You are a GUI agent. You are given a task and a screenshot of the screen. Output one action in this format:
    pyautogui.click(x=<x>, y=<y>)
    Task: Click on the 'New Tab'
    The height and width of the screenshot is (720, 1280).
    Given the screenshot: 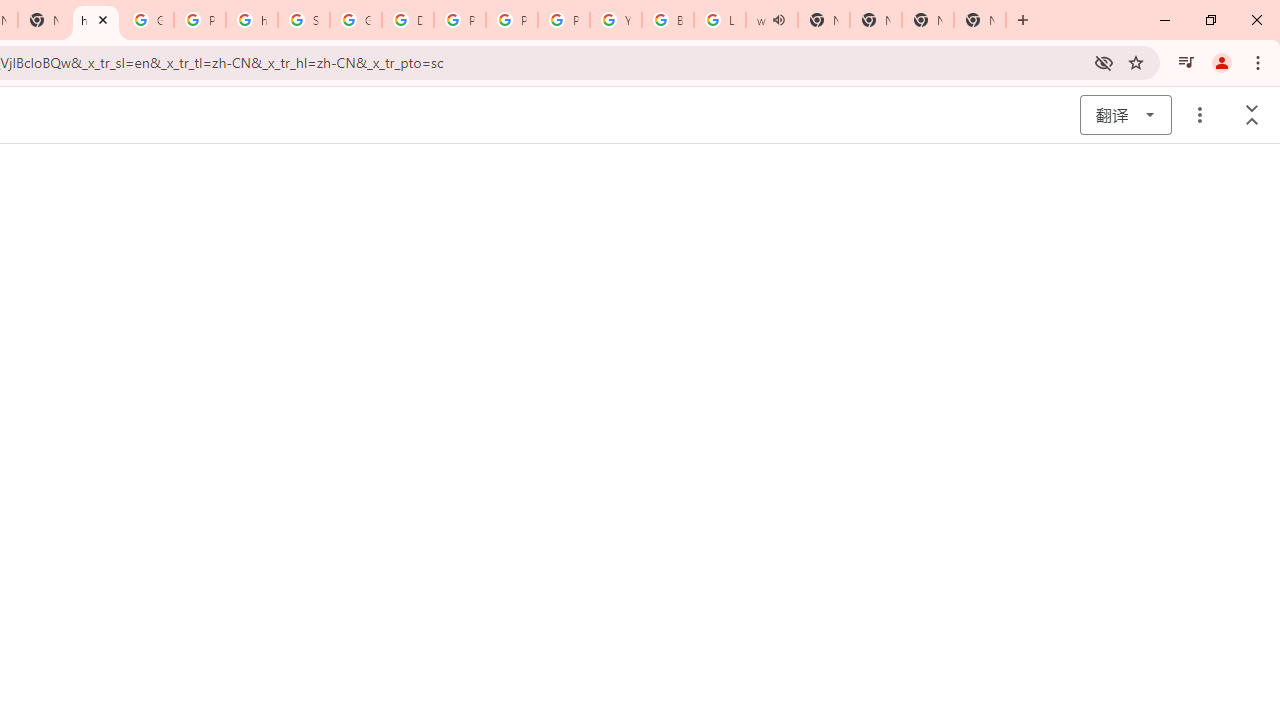 What is the action you would take?
    pyautogui.click(x=927, y=20)
    